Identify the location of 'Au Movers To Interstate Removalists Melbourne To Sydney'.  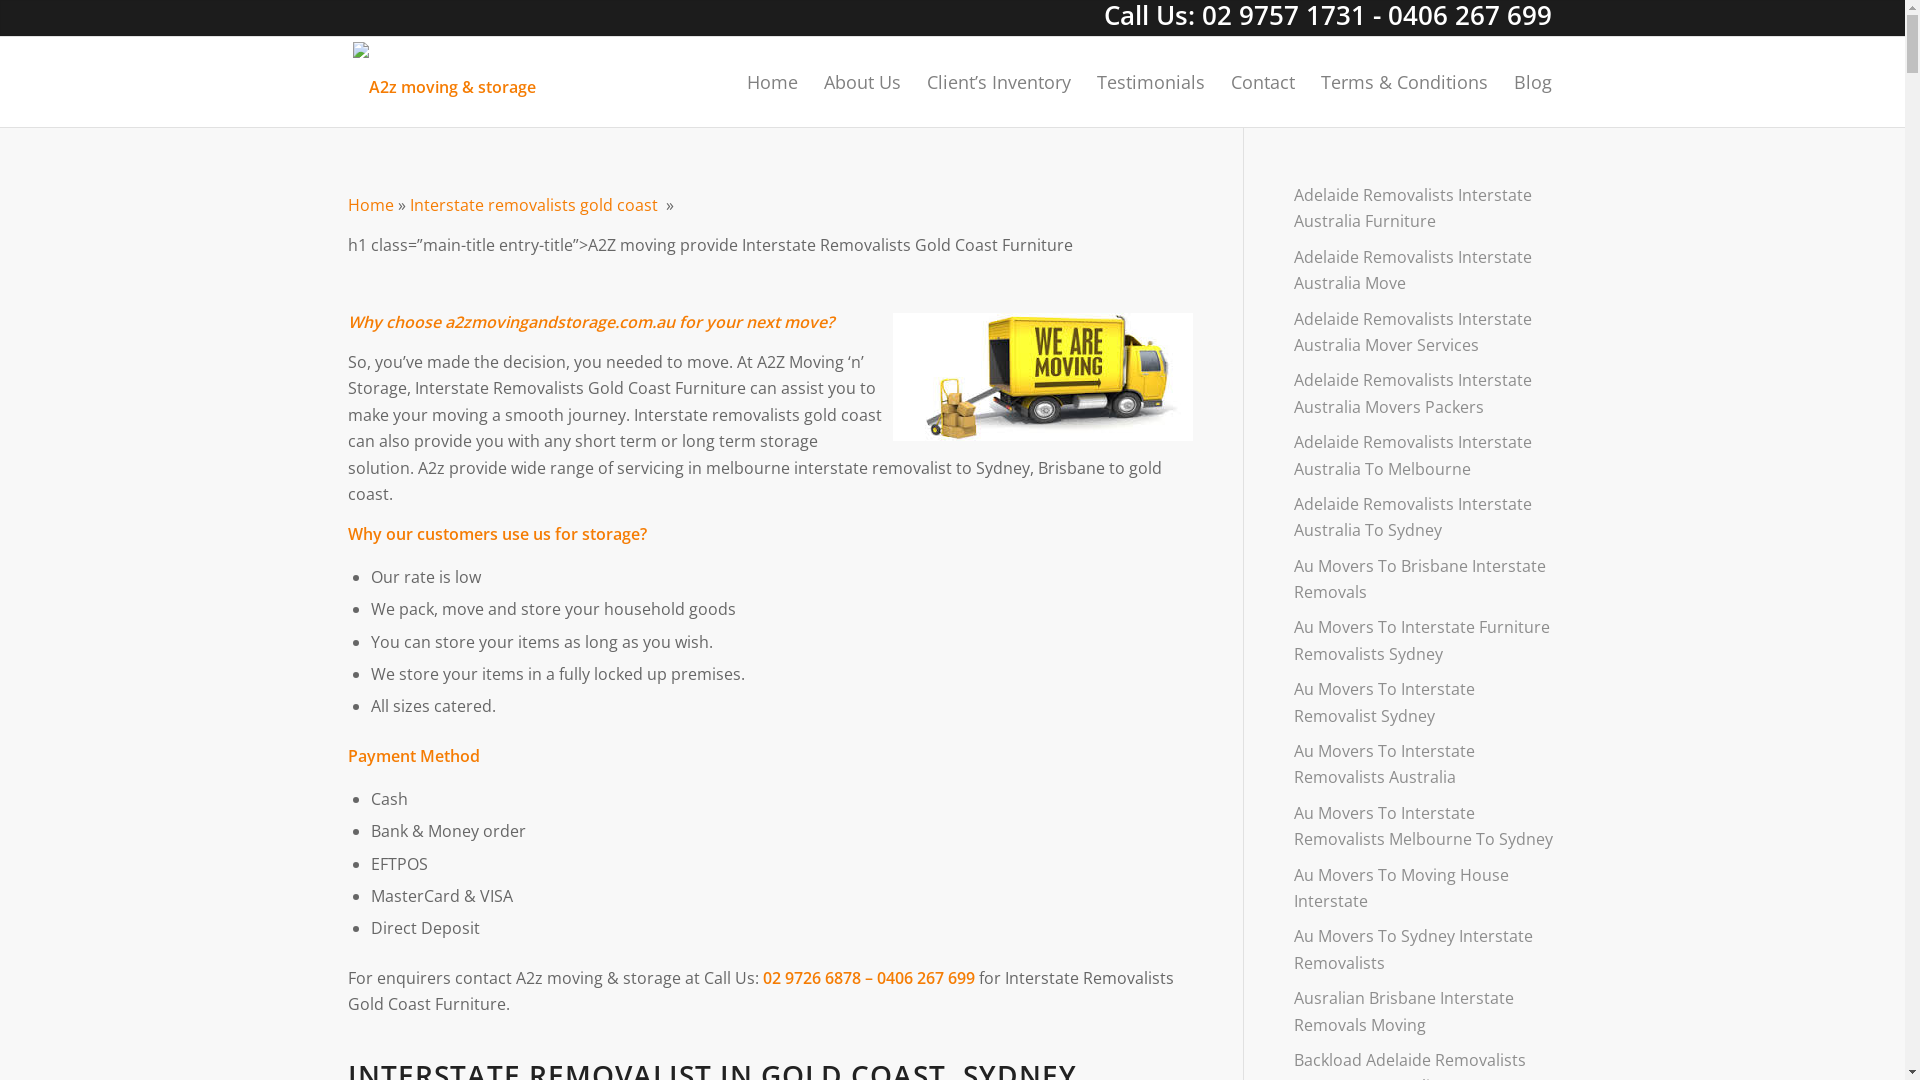
(1424, 826).